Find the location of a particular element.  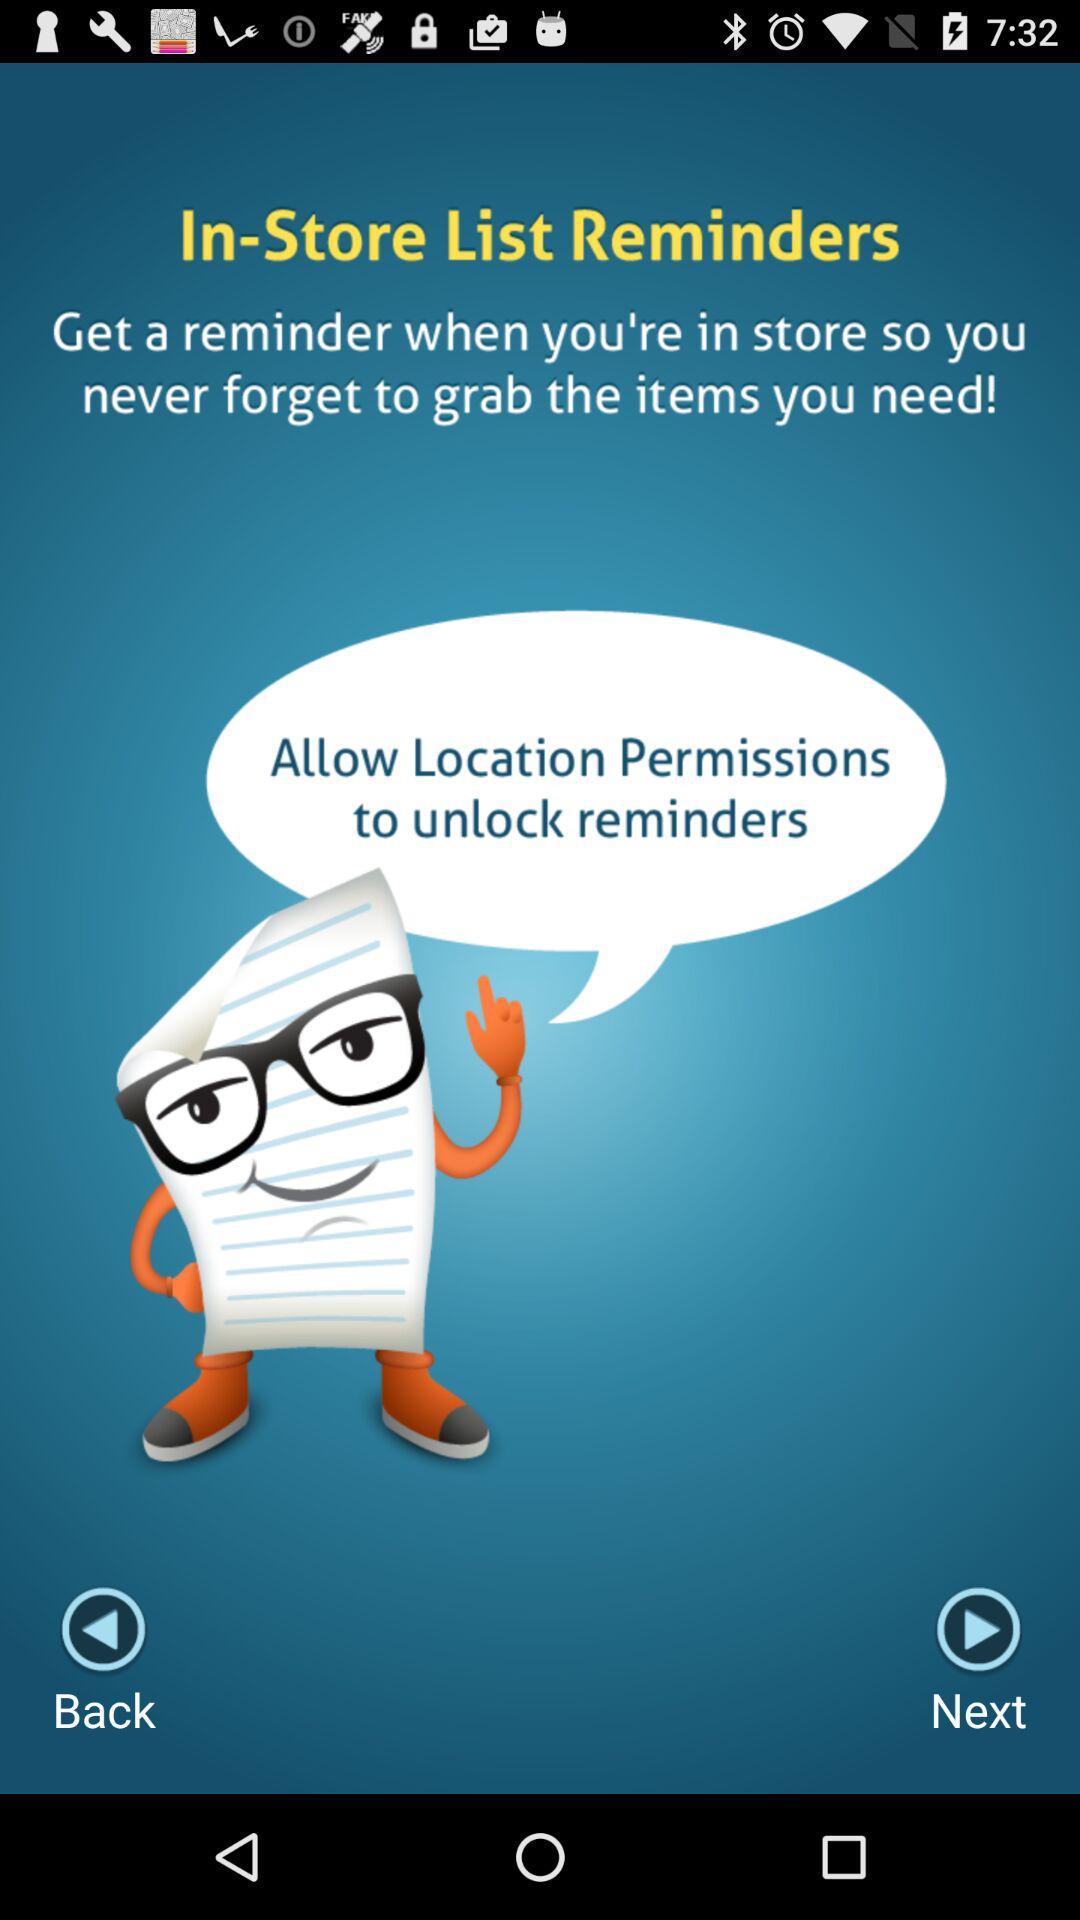

icon next to the back is located at coordinates (977, 1663).